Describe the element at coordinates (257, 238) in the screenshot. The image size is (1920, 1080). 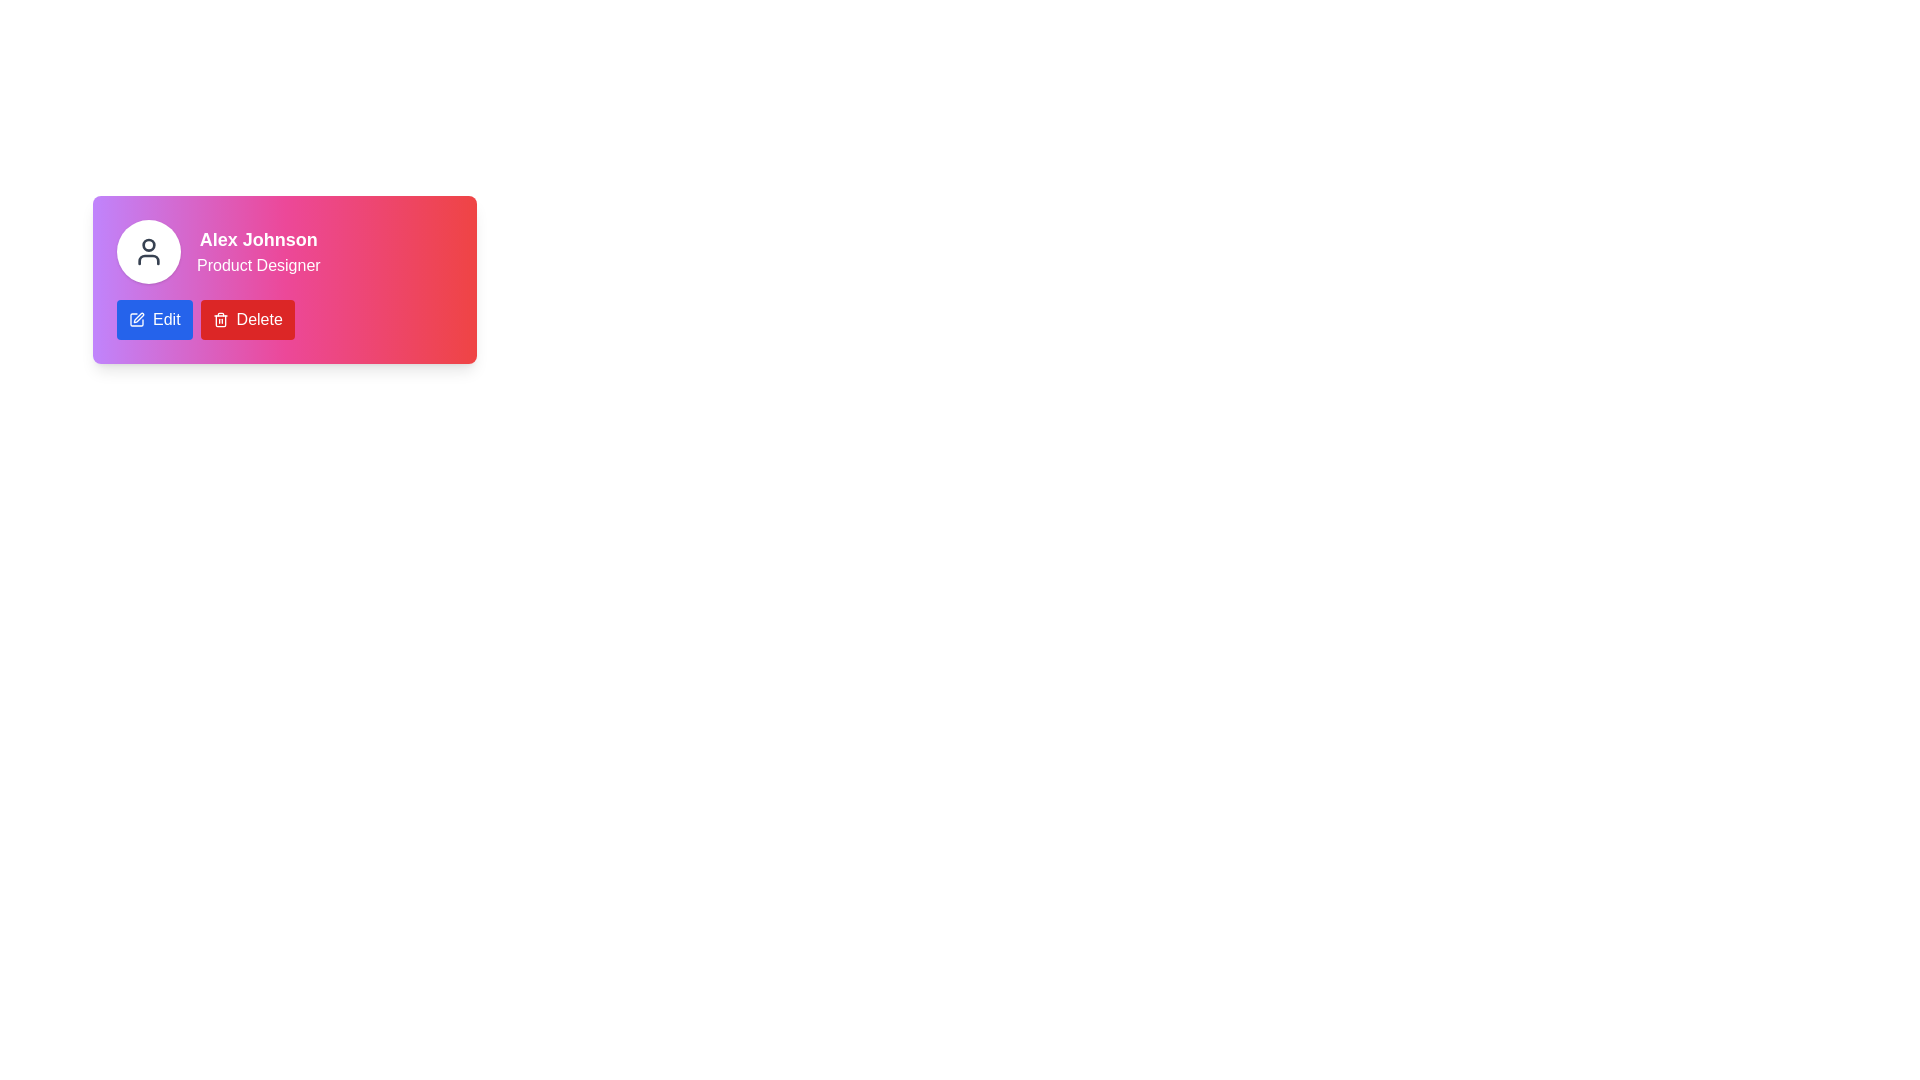
I see `the Text Label that displays the name of a user, positioned in the top-left portion of the user profile card, above the 'Product Designer' text and near the circular user icon` at that location.